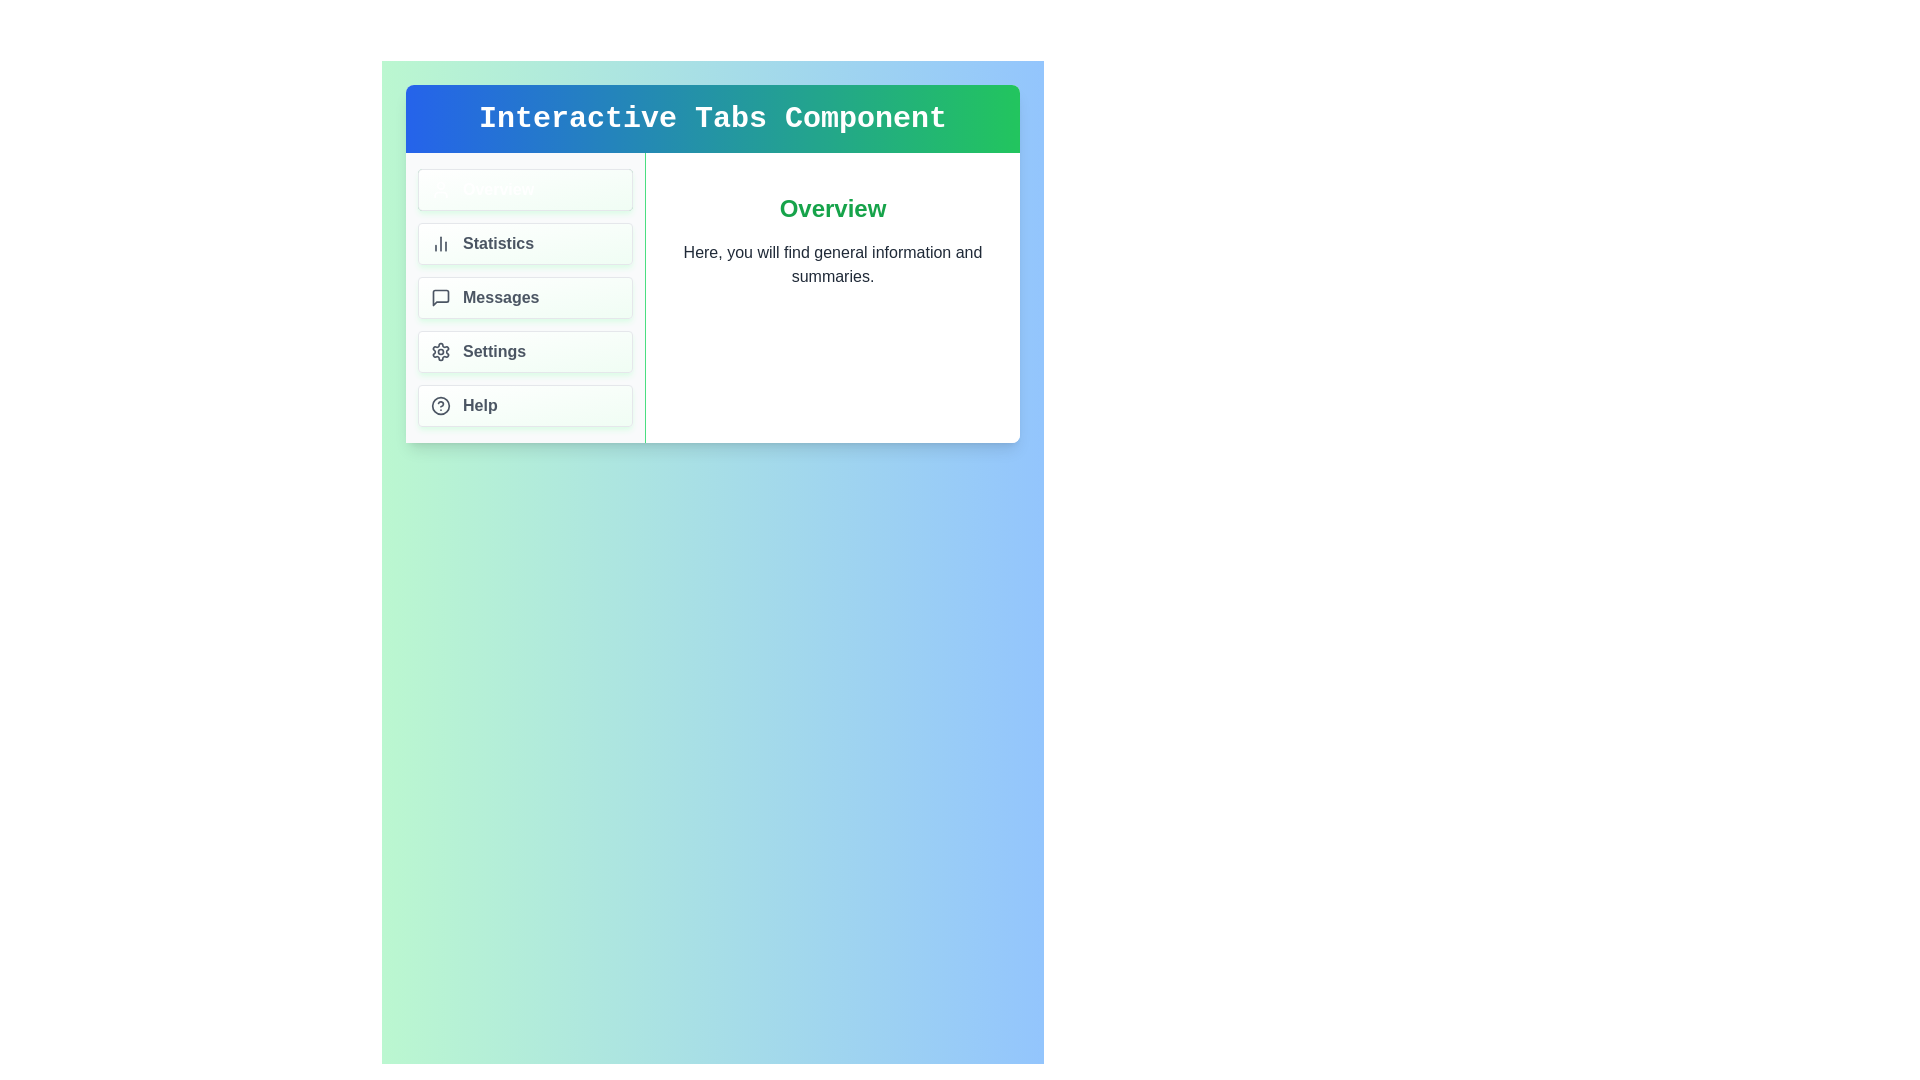 The width and height of the screenshot is (1920, 1080). What do you see at coordinates (525, 242) in the screenshot?
I see `the tab labeled Statistics` at bounding box center [525, 242].